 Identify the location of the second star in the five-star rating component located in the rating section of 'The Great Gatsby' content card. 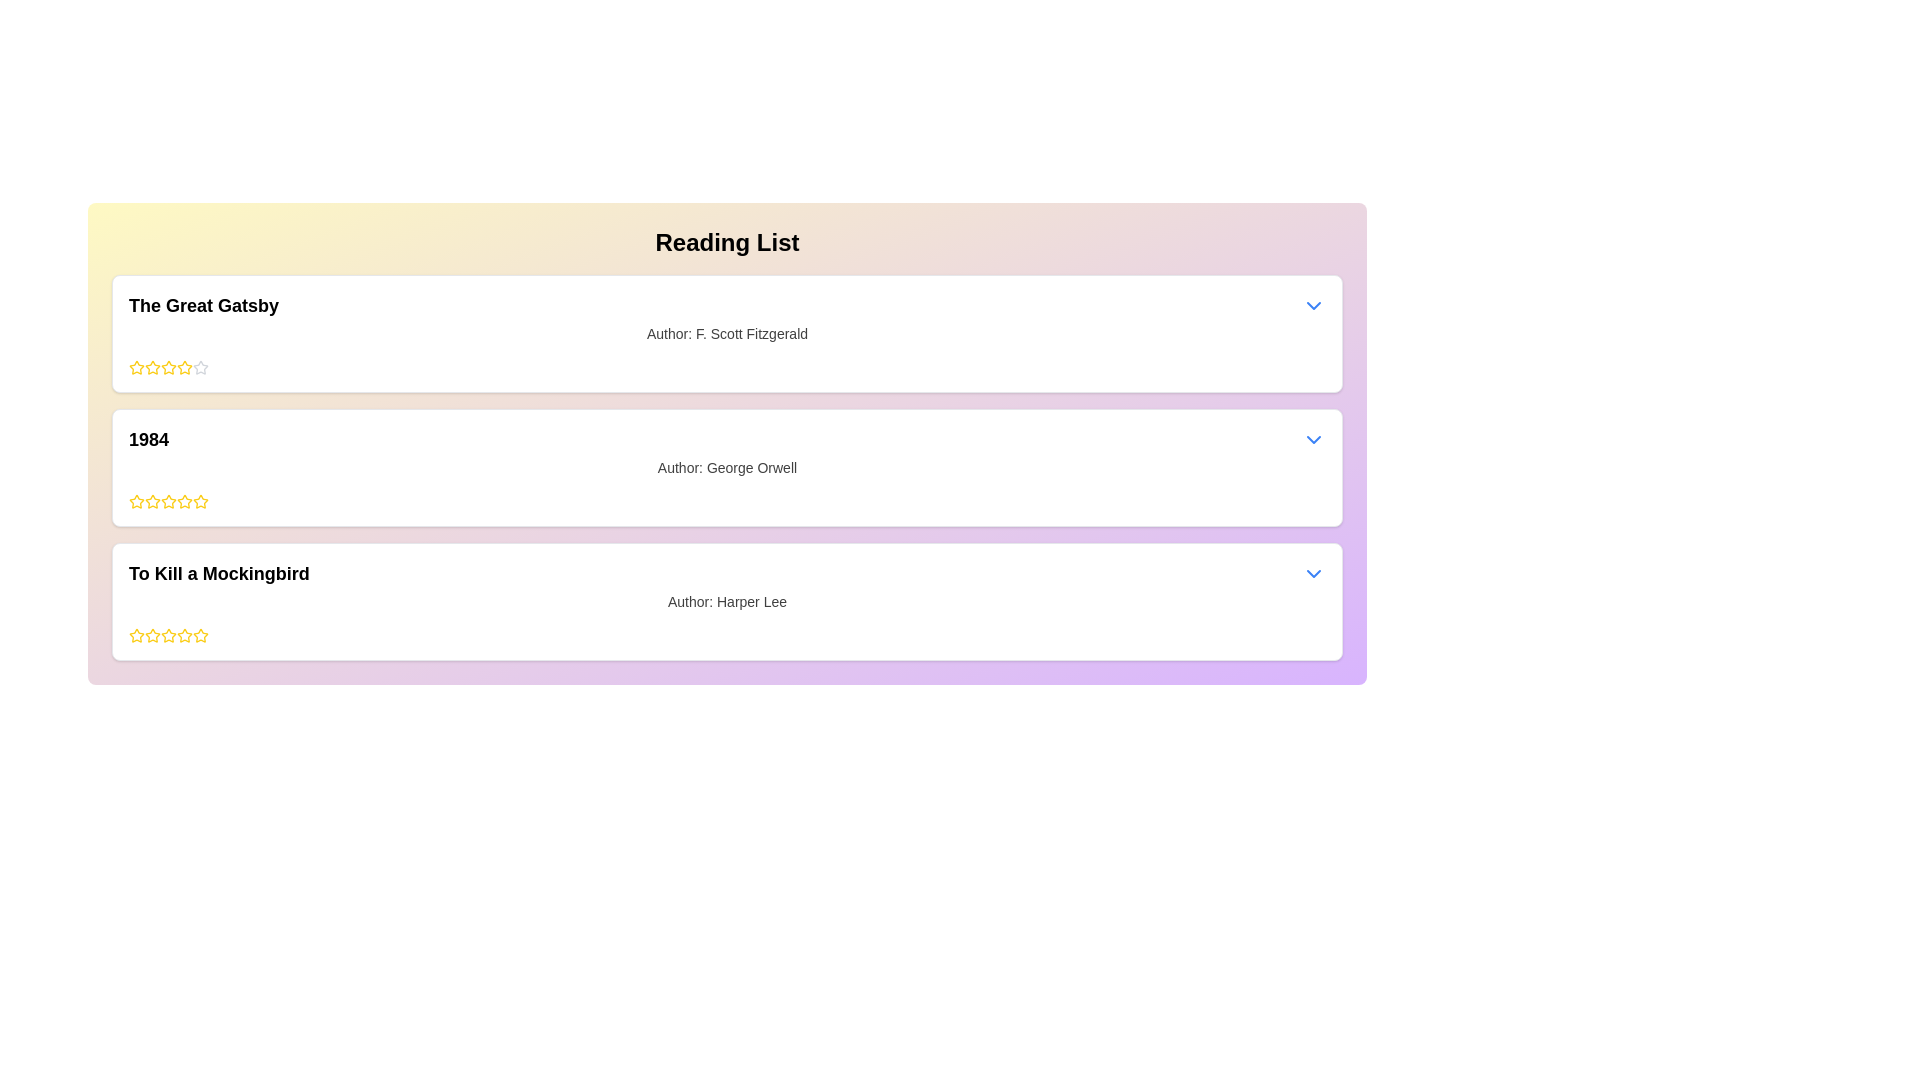
(201, 367).